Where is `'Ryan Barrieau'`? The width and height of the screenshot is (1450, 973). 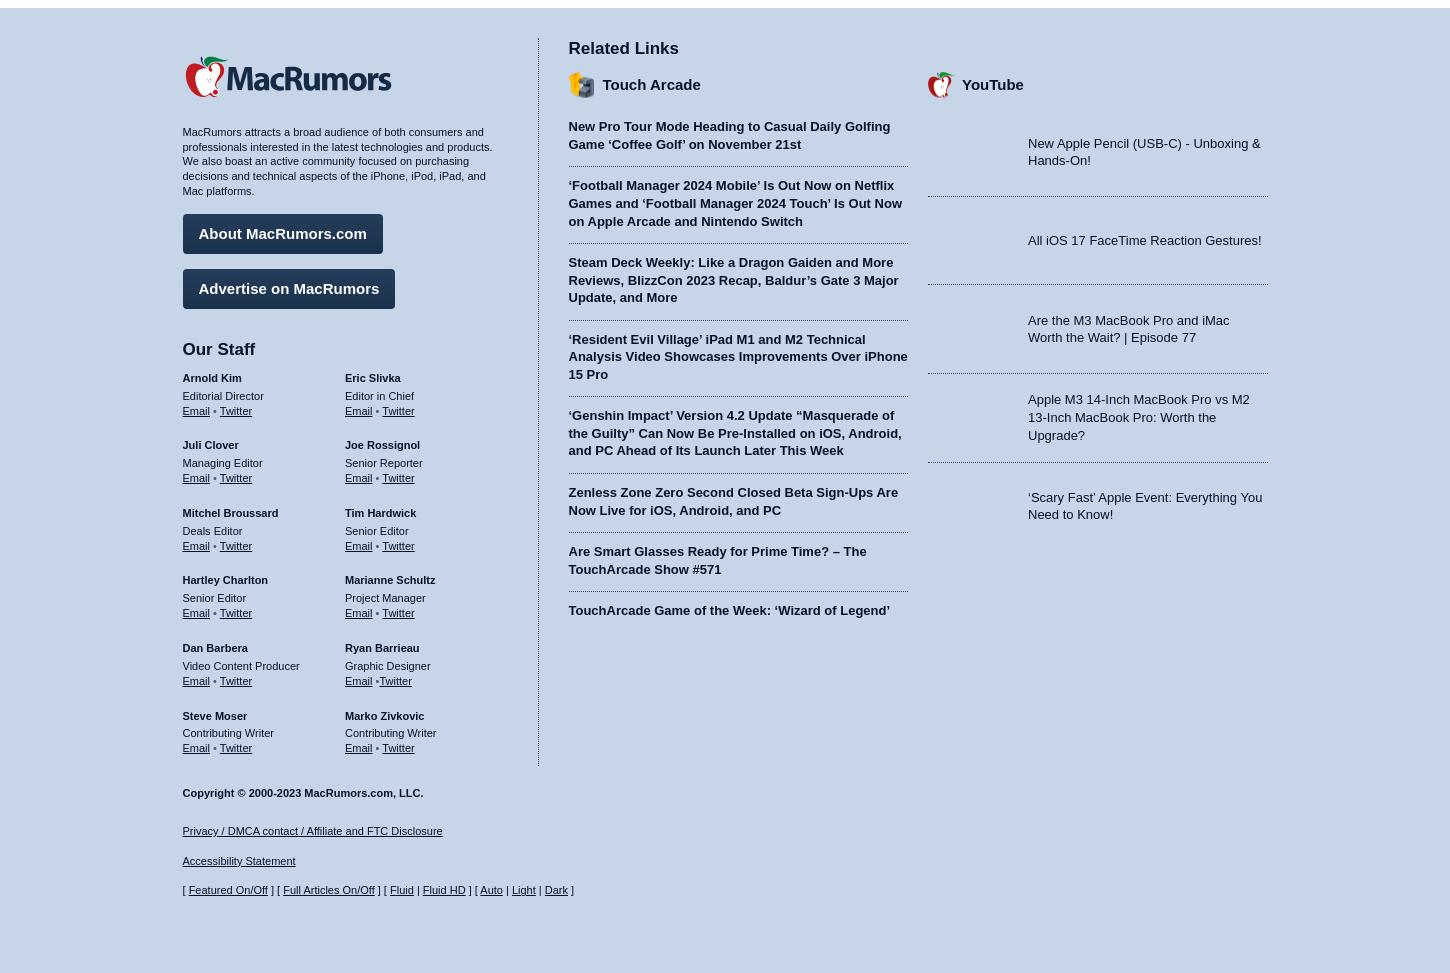
'Ryan Barrieau' is located at coordinates (380, 647).